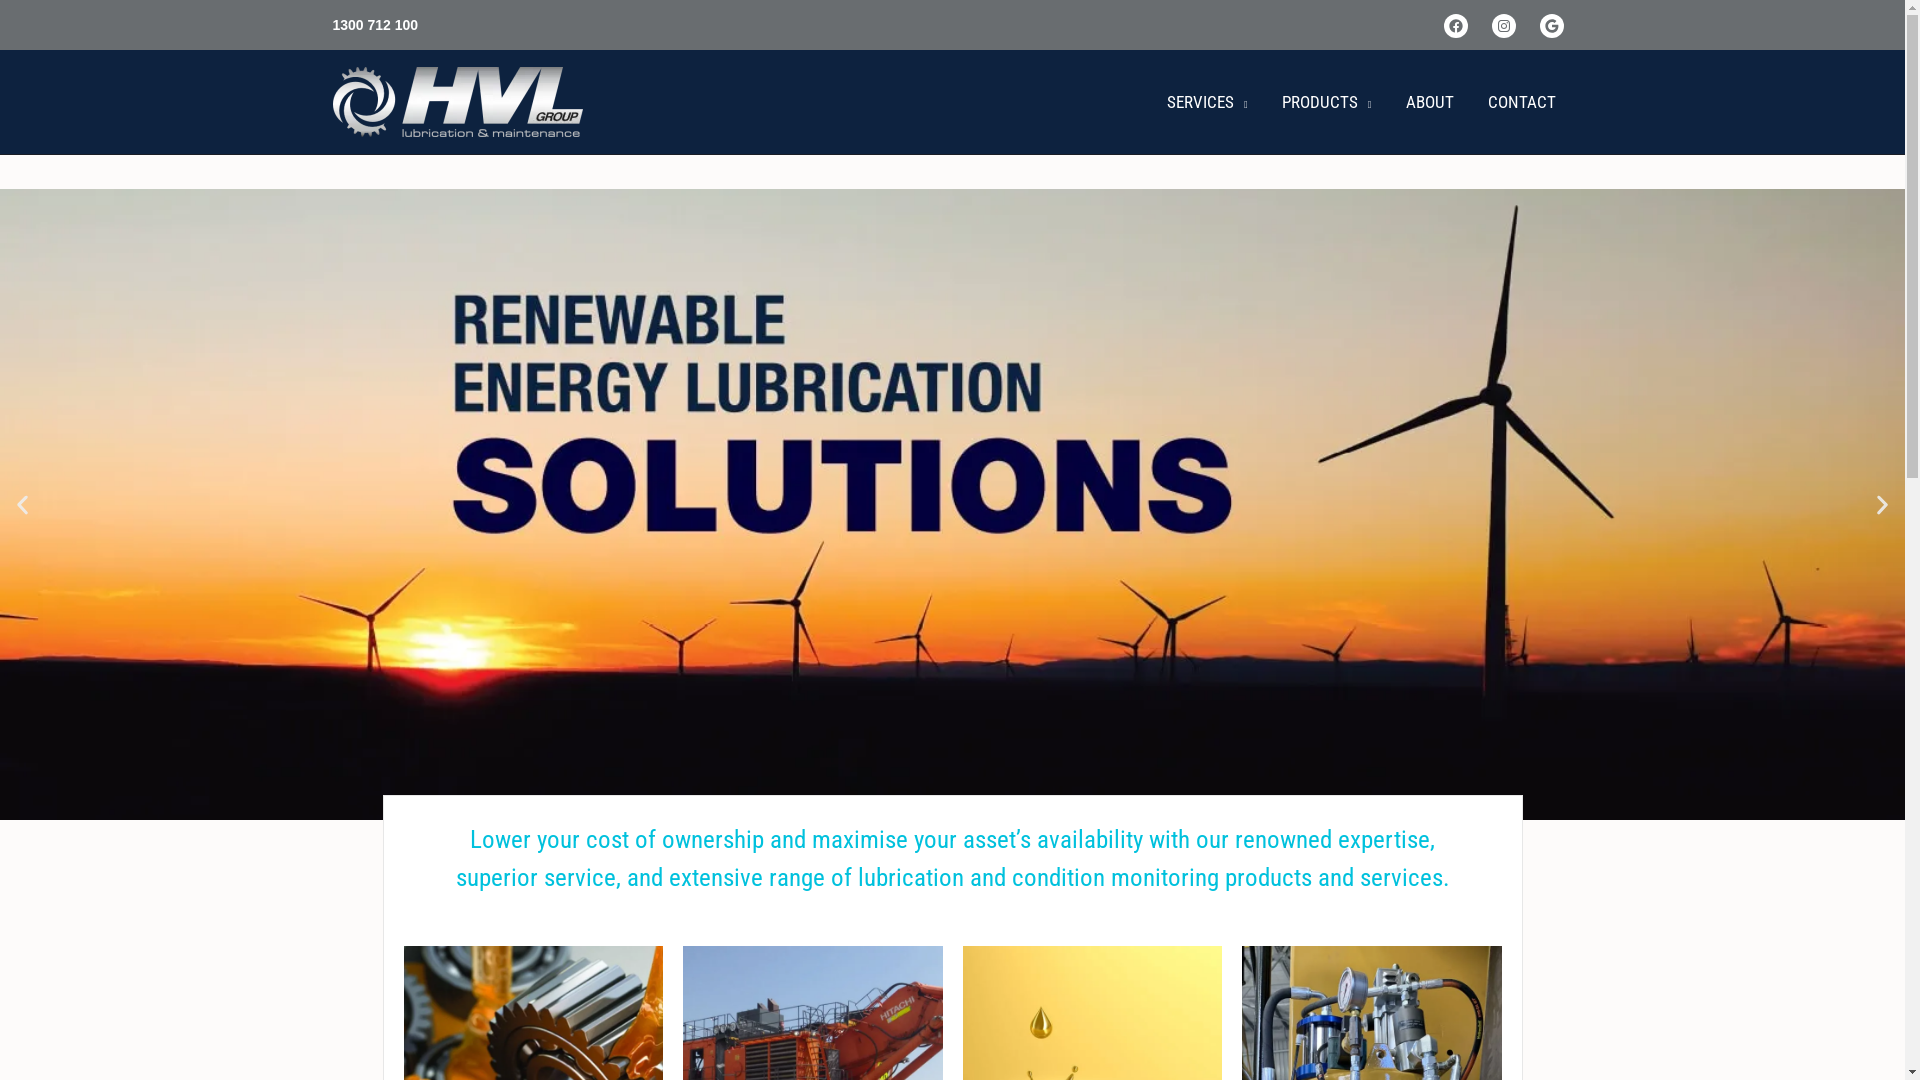 This screenshot has height=1080, width=1920. What do you see at coordinates (1455, 26) in the screenshot?
I see `'Facebook'` at bounding box center [1455, 26].